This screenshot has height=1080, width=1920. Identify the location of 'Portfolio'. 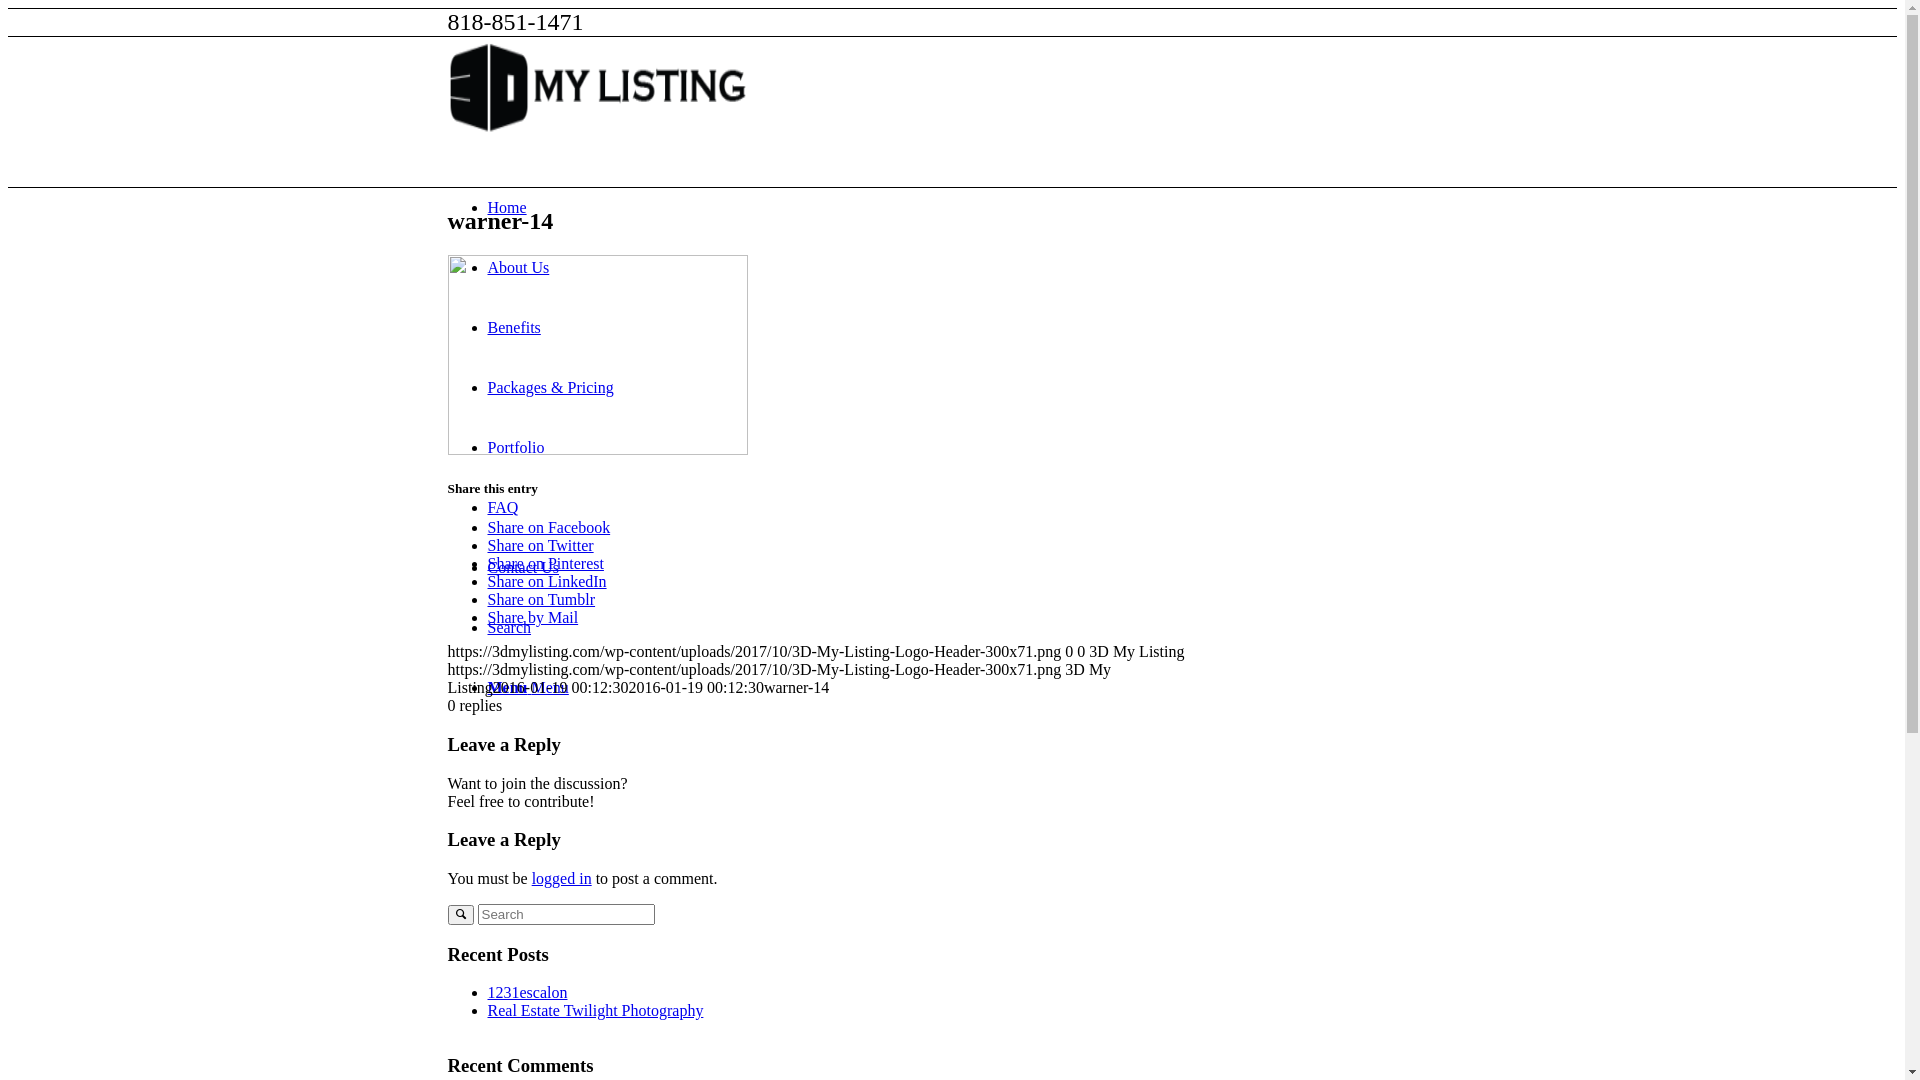
(516, 446).